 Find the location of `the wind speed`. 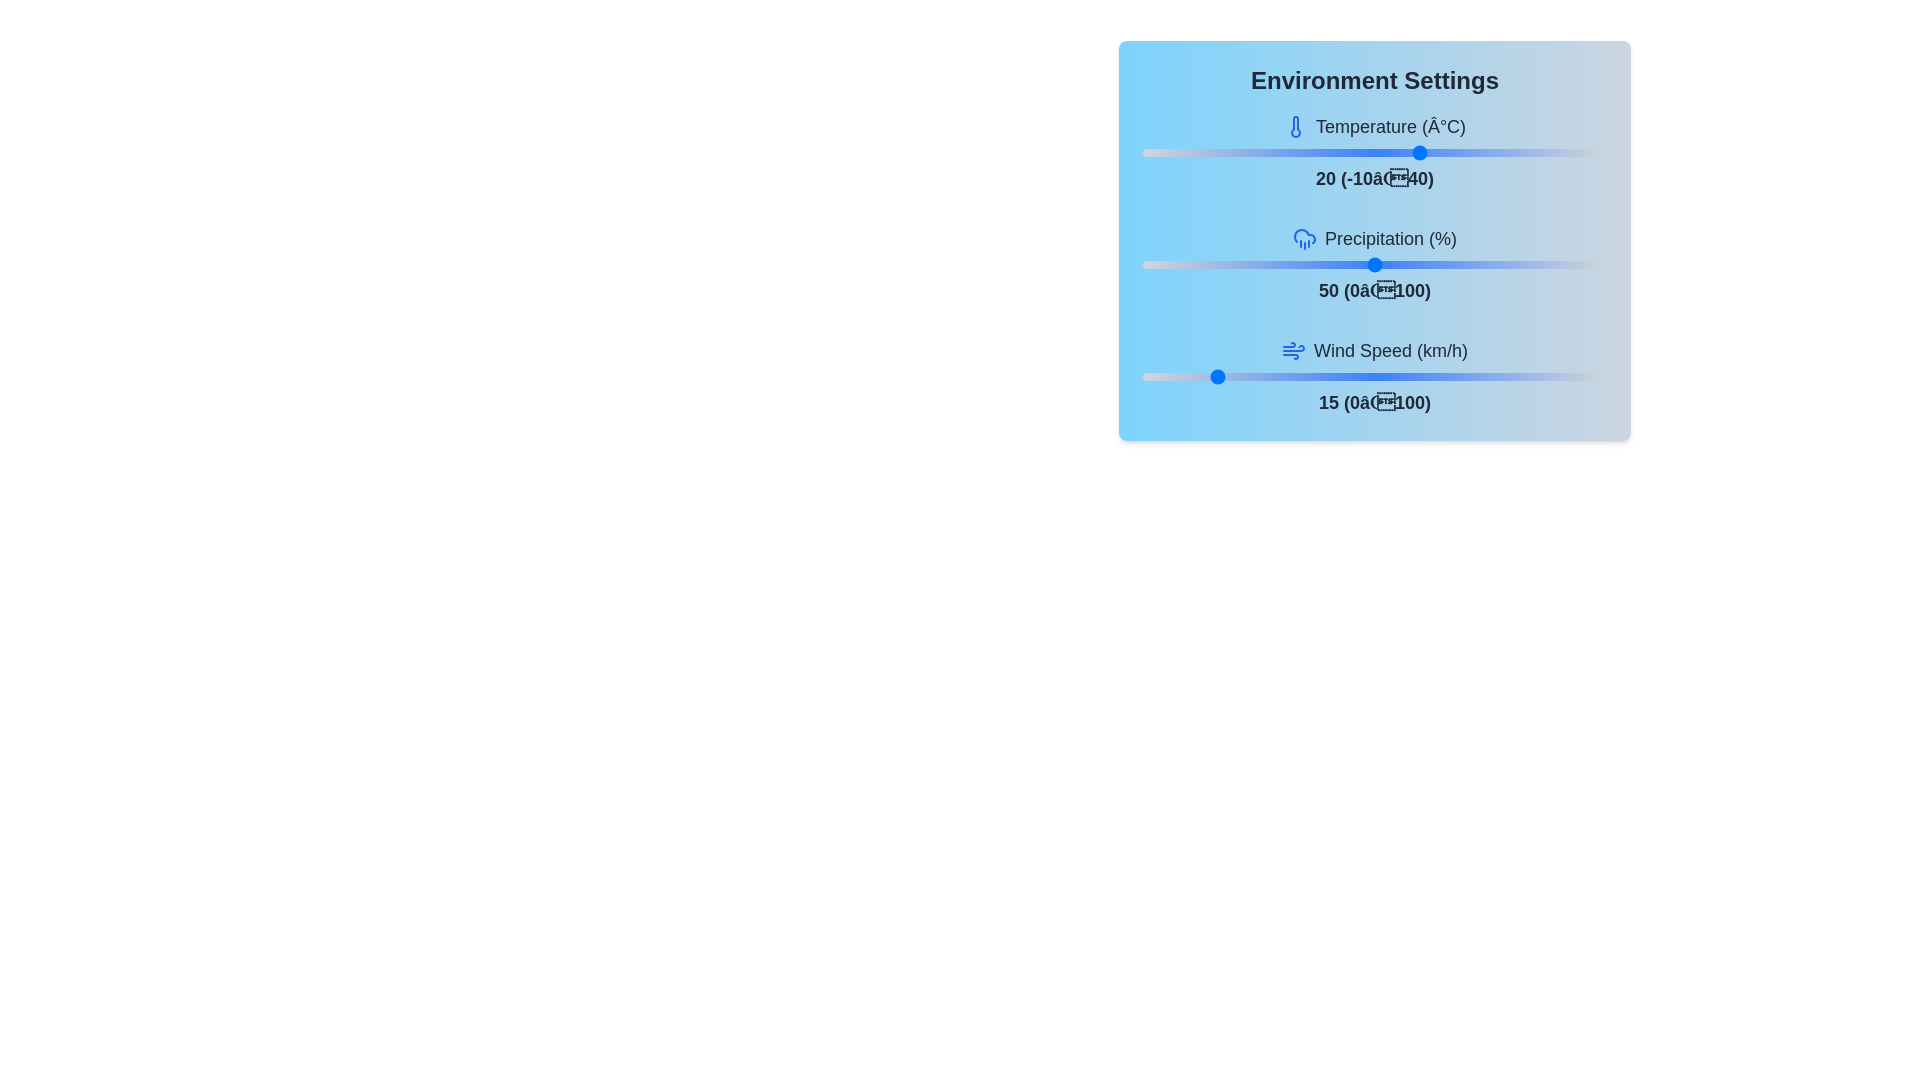

the wind speed is located at coordinates (1300, 377).